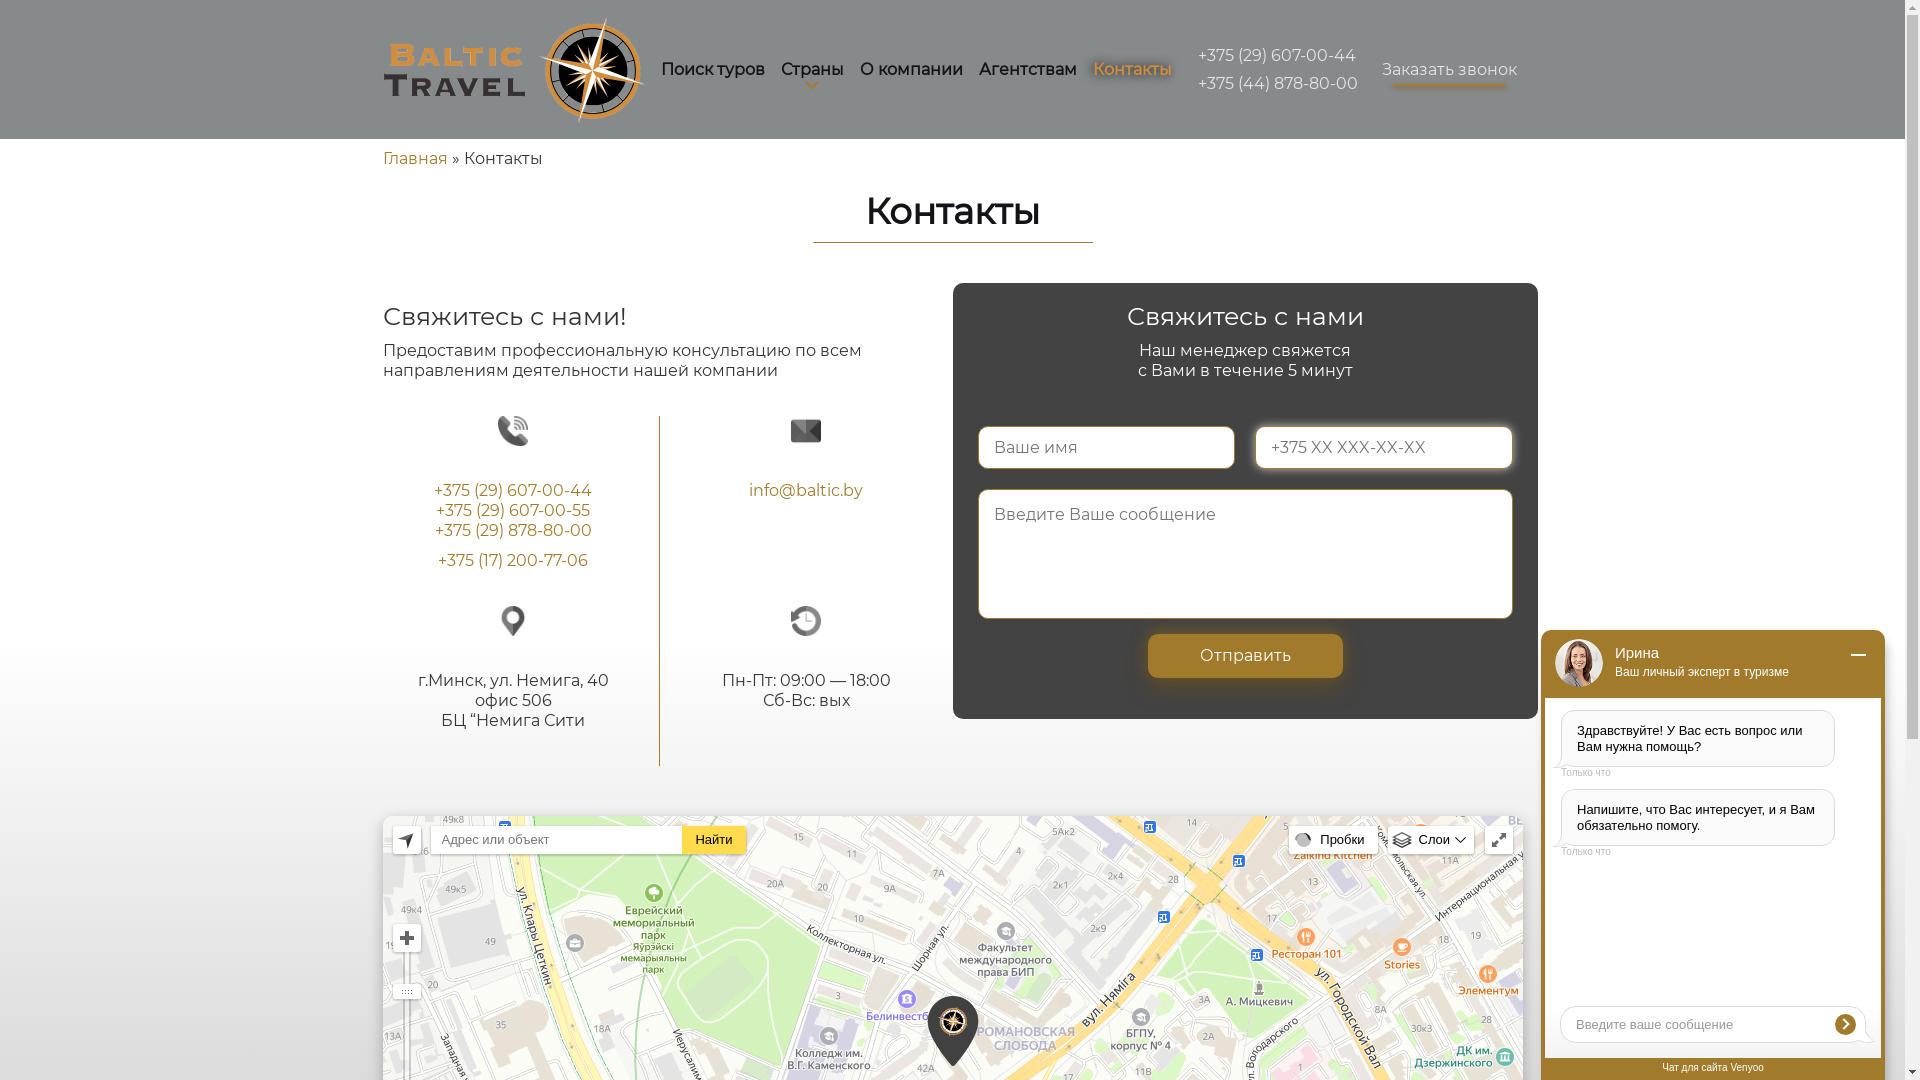  I want to click on '+375 (29) 607-00-44', so click(513, 489).